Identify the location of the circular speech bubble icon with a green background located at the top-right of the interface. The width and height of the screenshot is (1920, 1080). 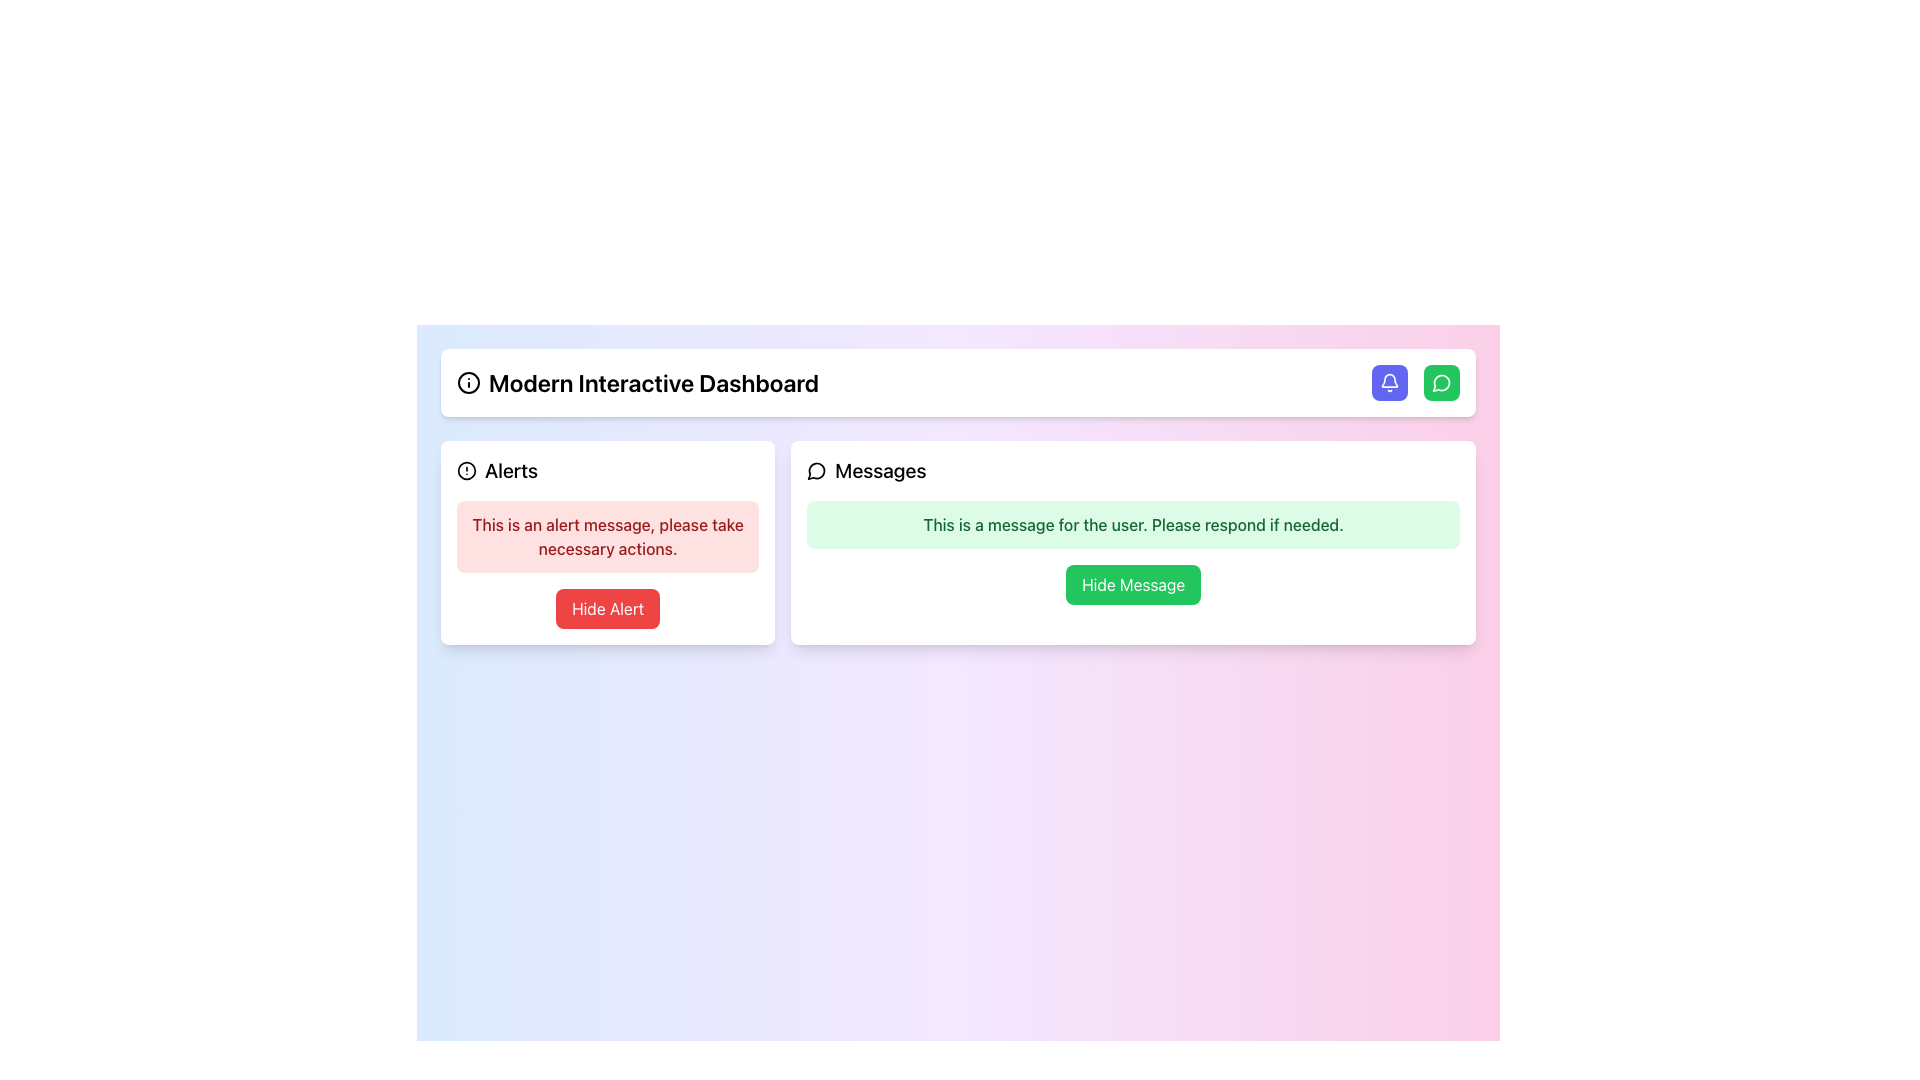
(1441, 382).